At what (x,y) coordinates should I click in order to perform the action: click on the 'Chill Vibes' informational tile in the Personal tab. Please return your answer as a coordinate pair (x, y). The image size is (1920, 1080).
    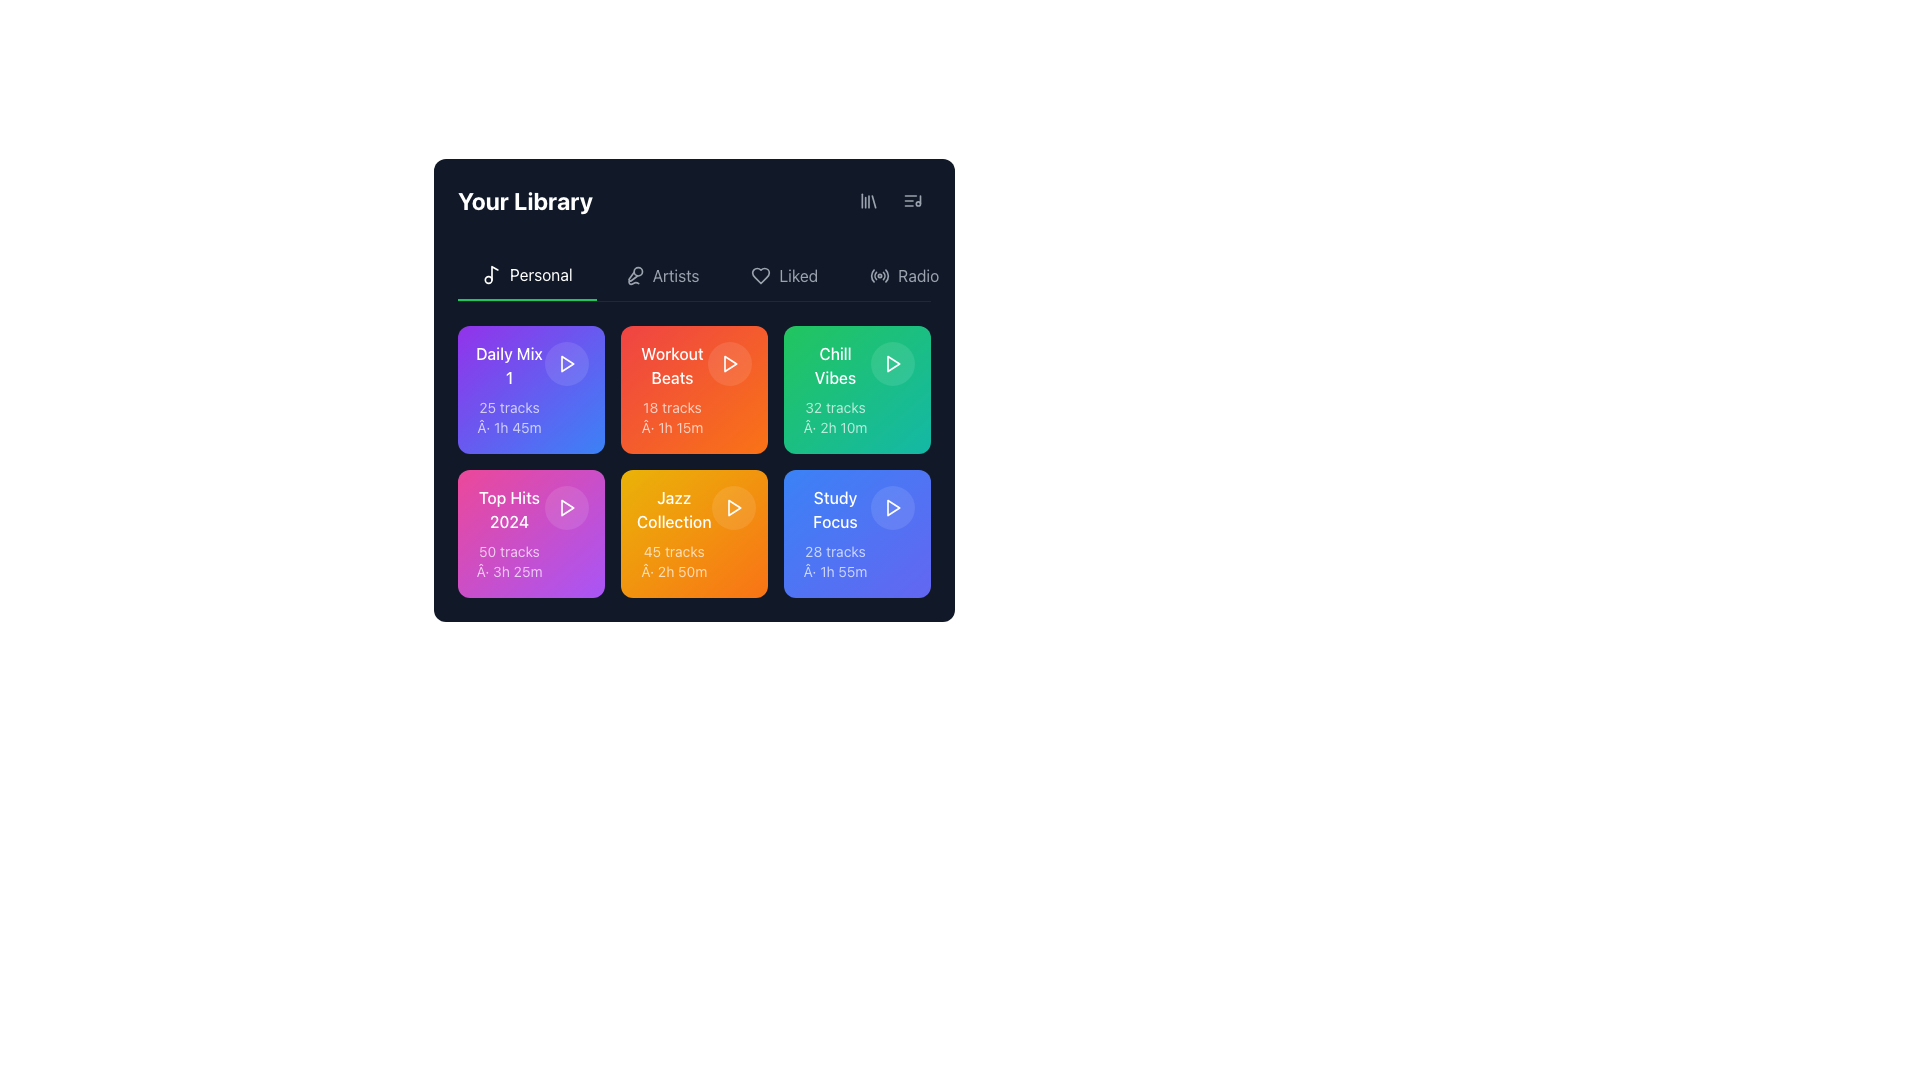
    Looking at the image, I should click on (835, 389).